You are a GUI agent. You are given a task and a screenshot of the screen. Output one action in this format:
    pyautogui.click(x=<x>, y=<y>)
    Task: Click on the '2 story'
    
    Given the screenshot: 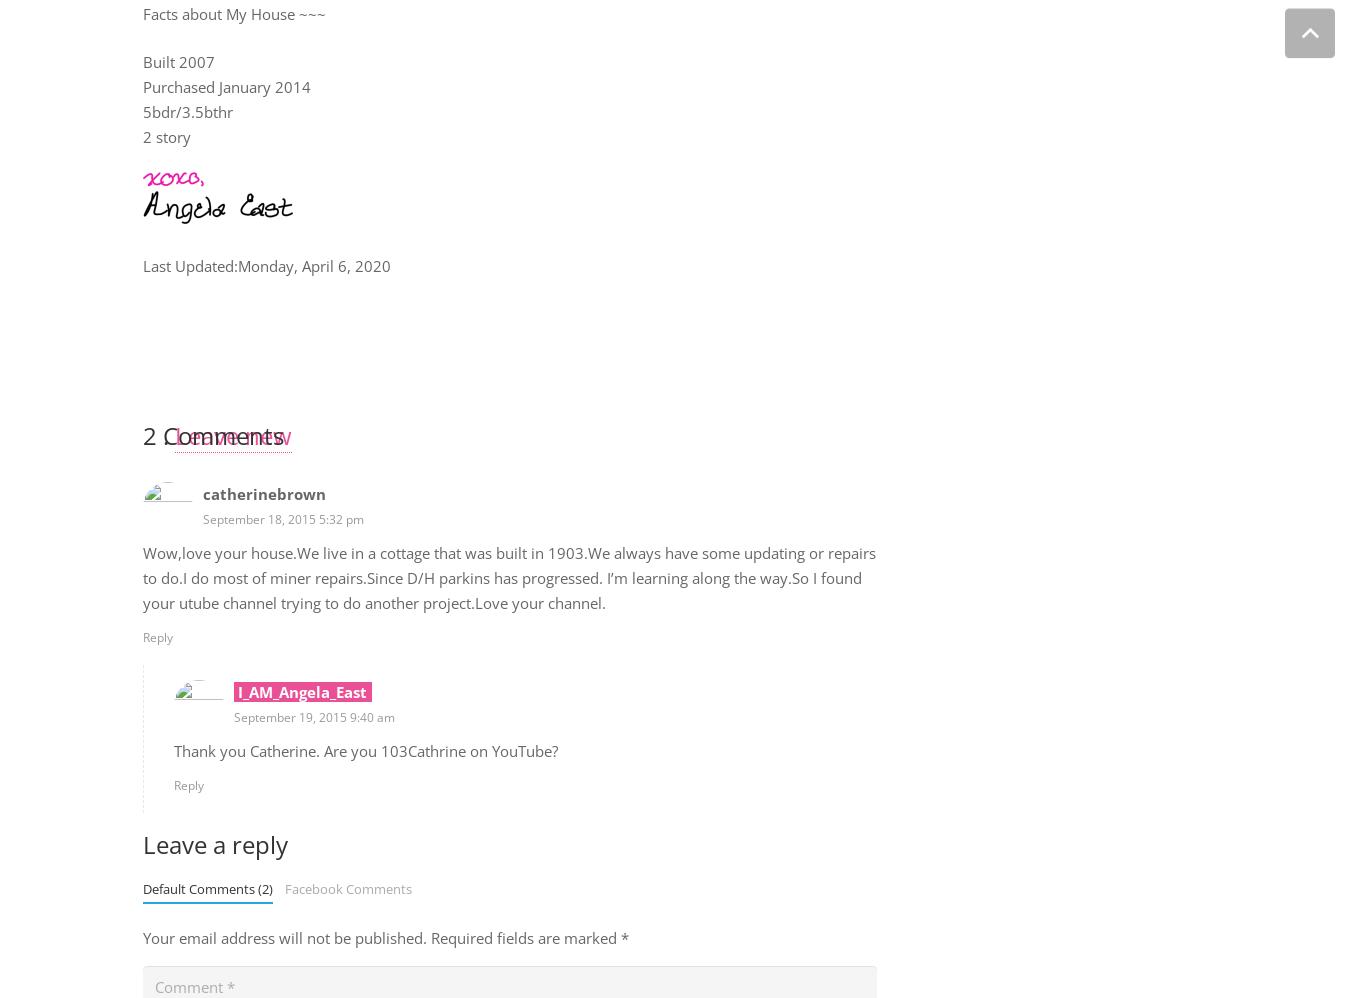 What is the action you would take?
    pyautogui.click(x=142, y=136)
    